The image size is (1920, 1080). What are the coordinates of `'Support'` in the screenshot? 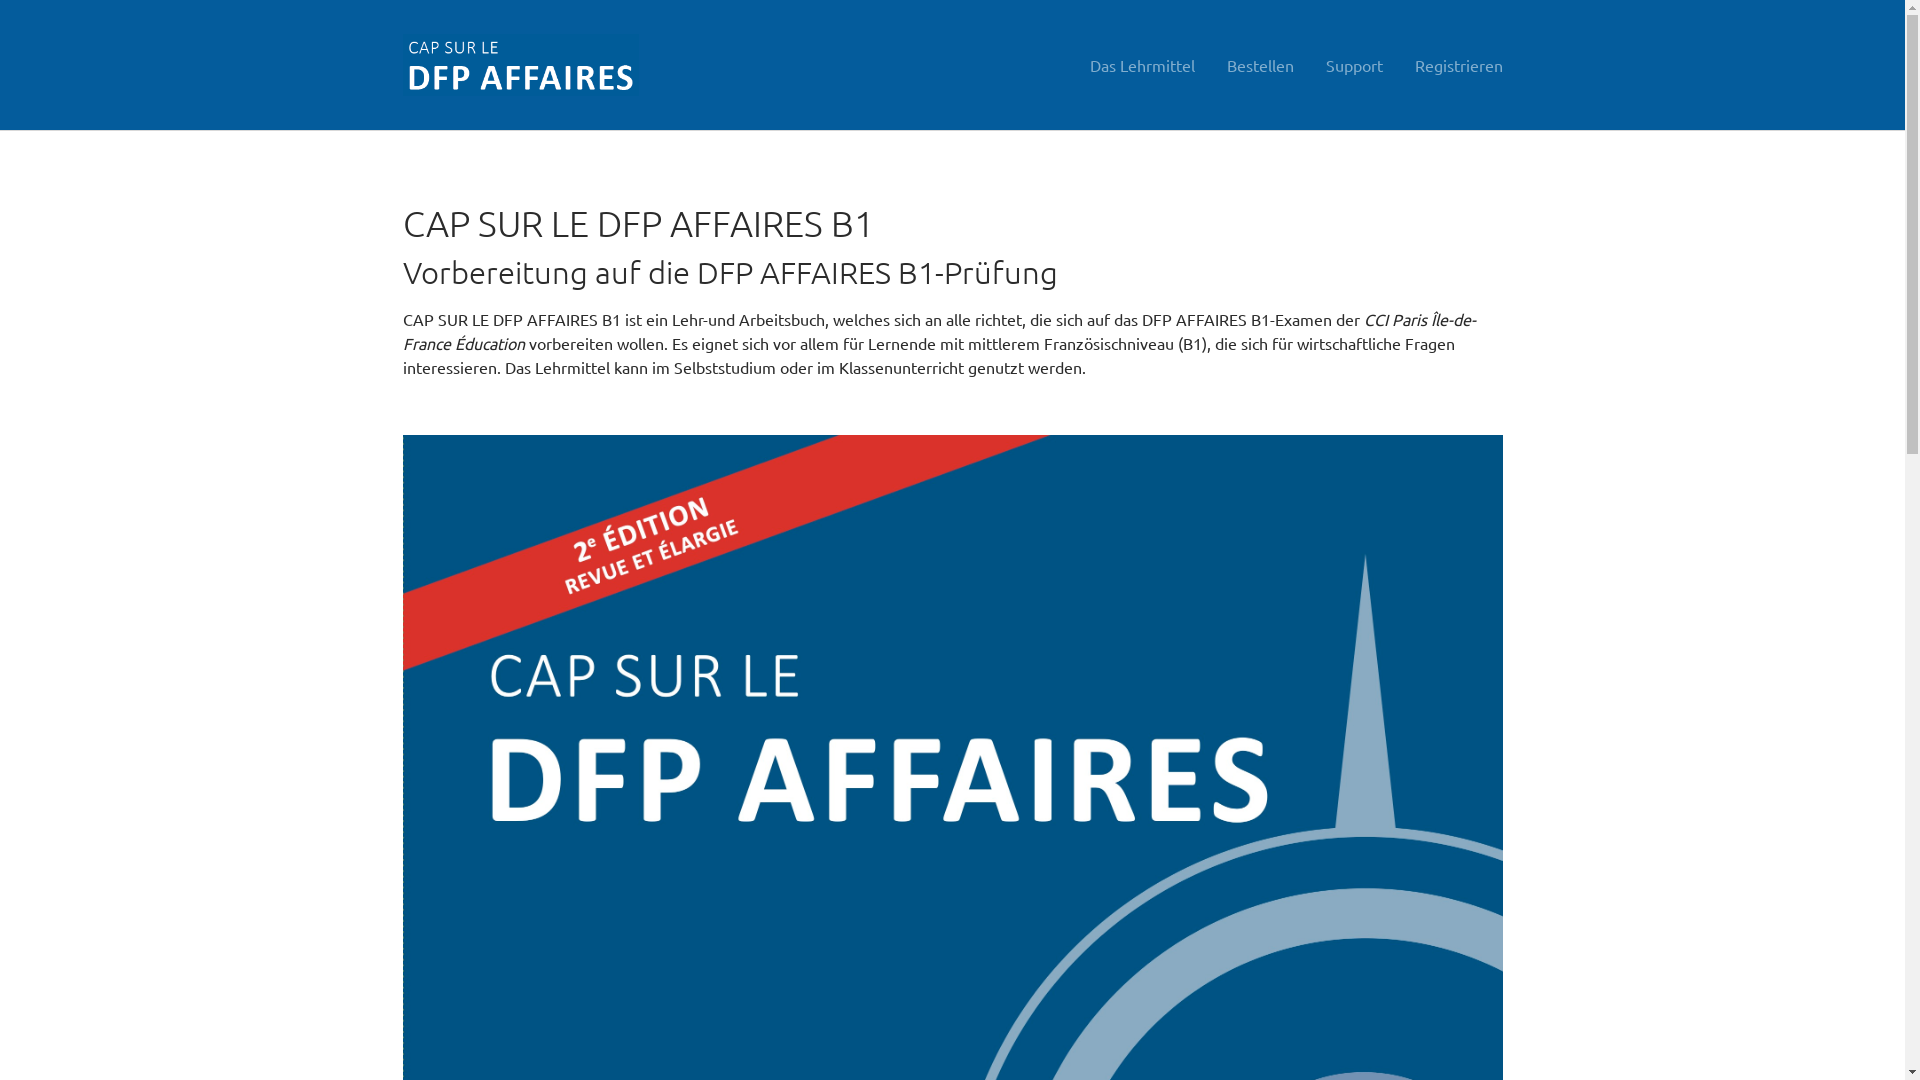 It's located at (1310, 64).